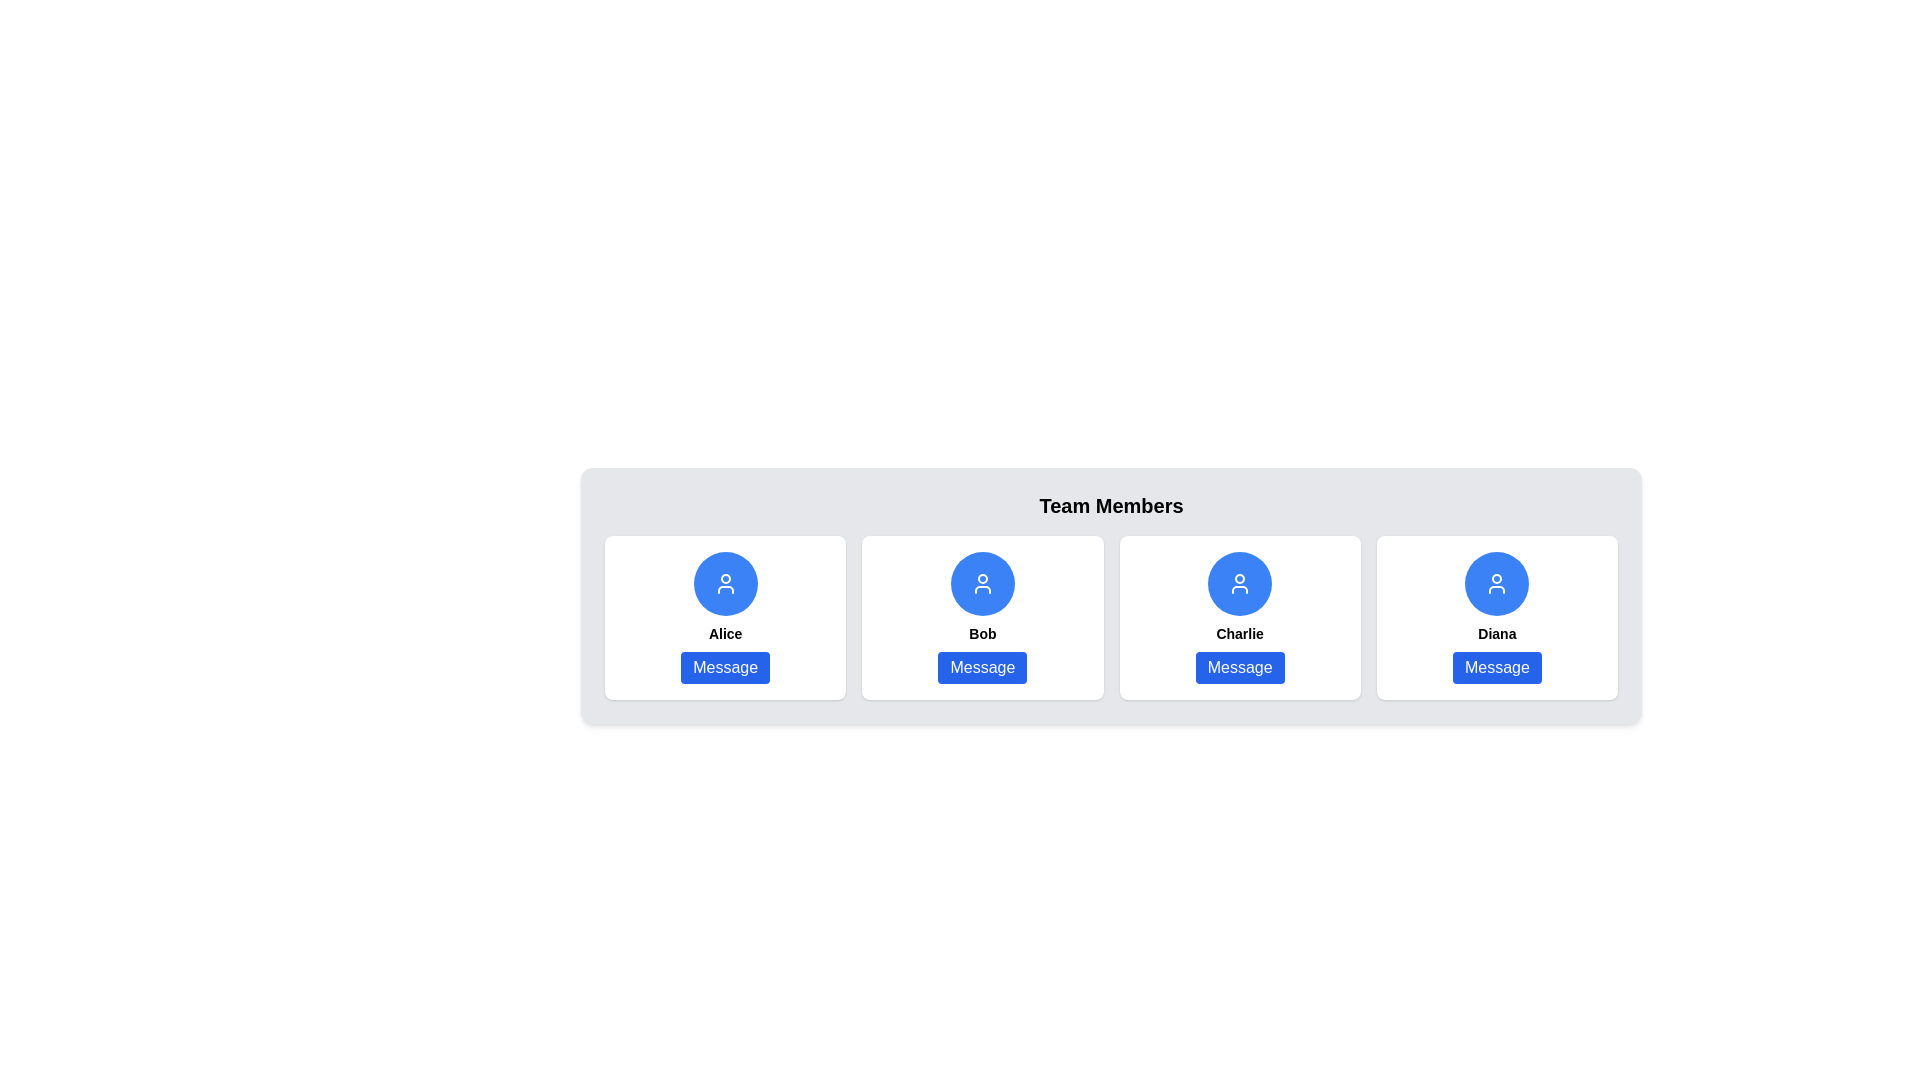 The height and width of the screenshot is (1080, 1920). I want to click on the user icon, which is a circular image with a blue background and white lines, located in the rightmost card of the 'Team Members' section, above the label 'Diana', so click(1497, 583).